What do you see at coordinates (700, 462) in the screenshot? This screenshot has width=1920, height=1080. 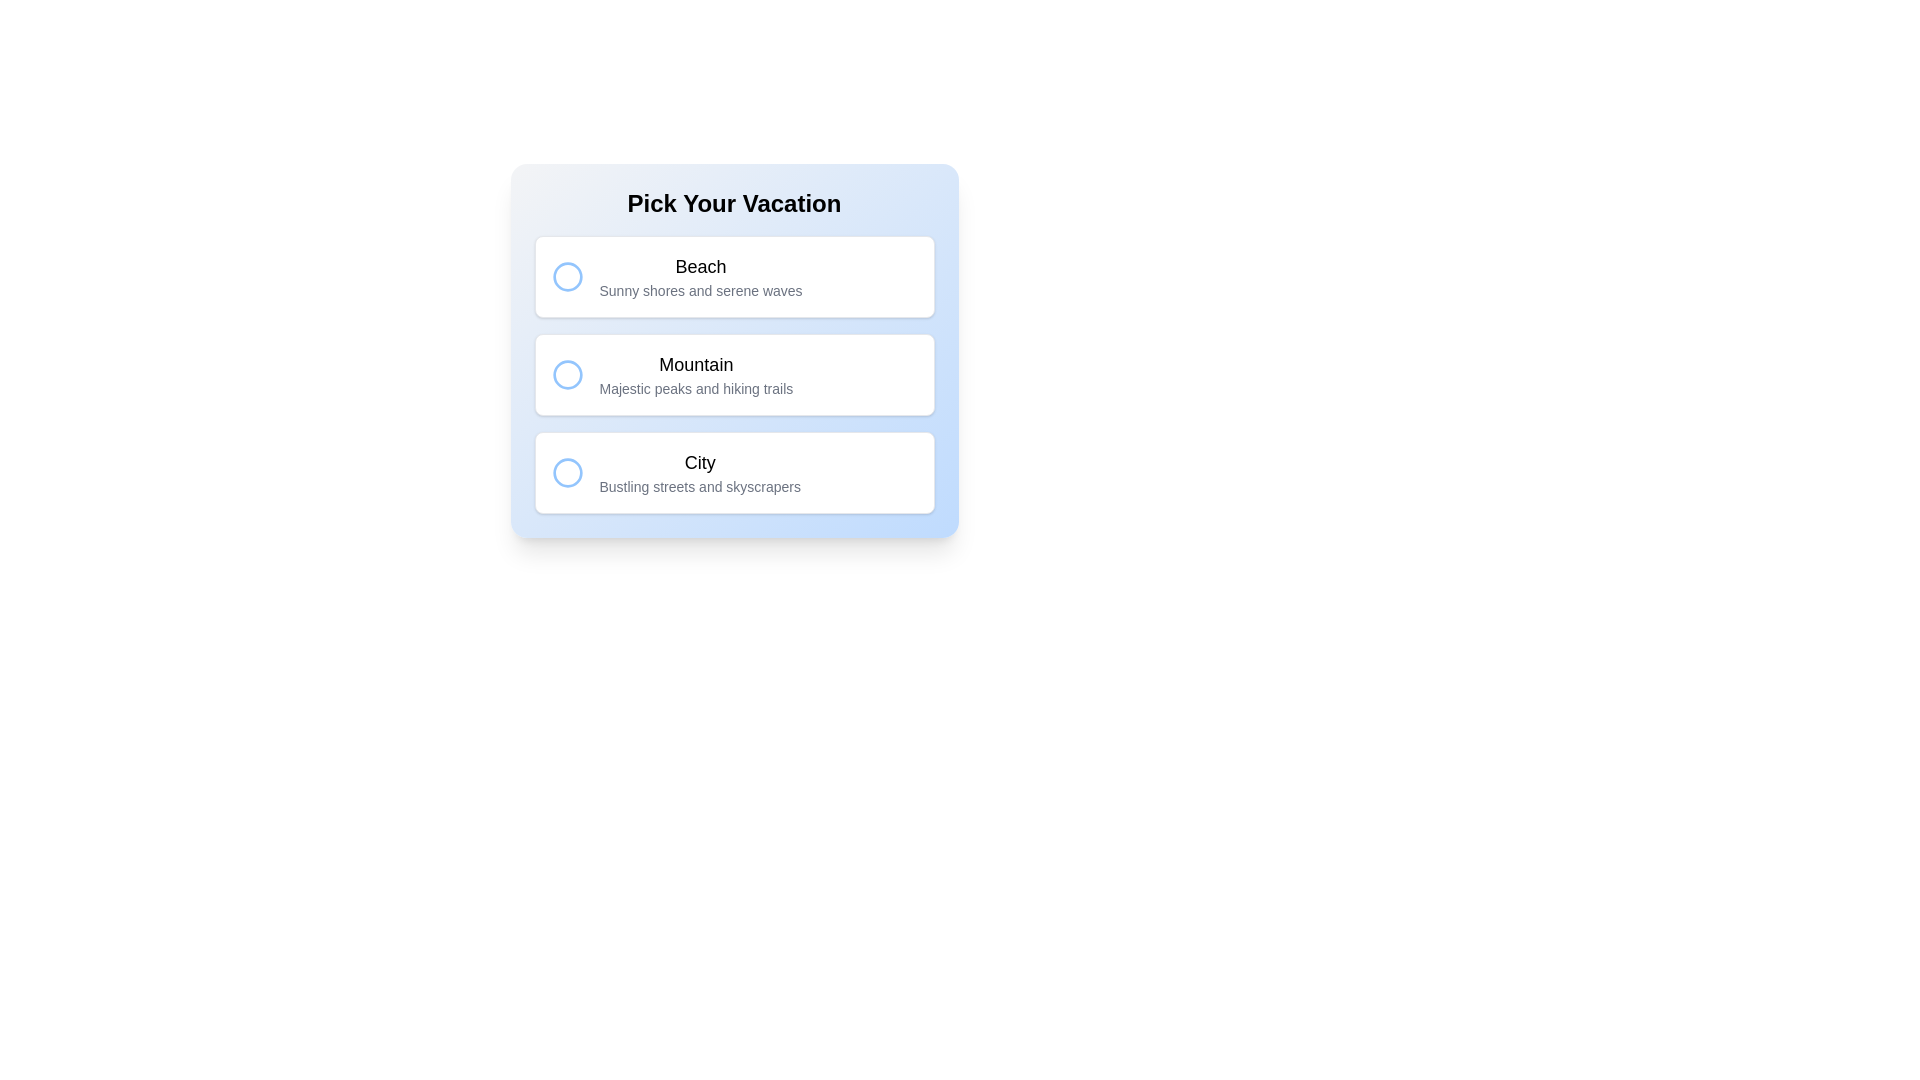 I see `text label 'City' which is styled in a medium-weight font and is part of the third option in the vertical list of vacation choices labeled 'Pick Your Vacation.'` at bounding box center [700, 462].